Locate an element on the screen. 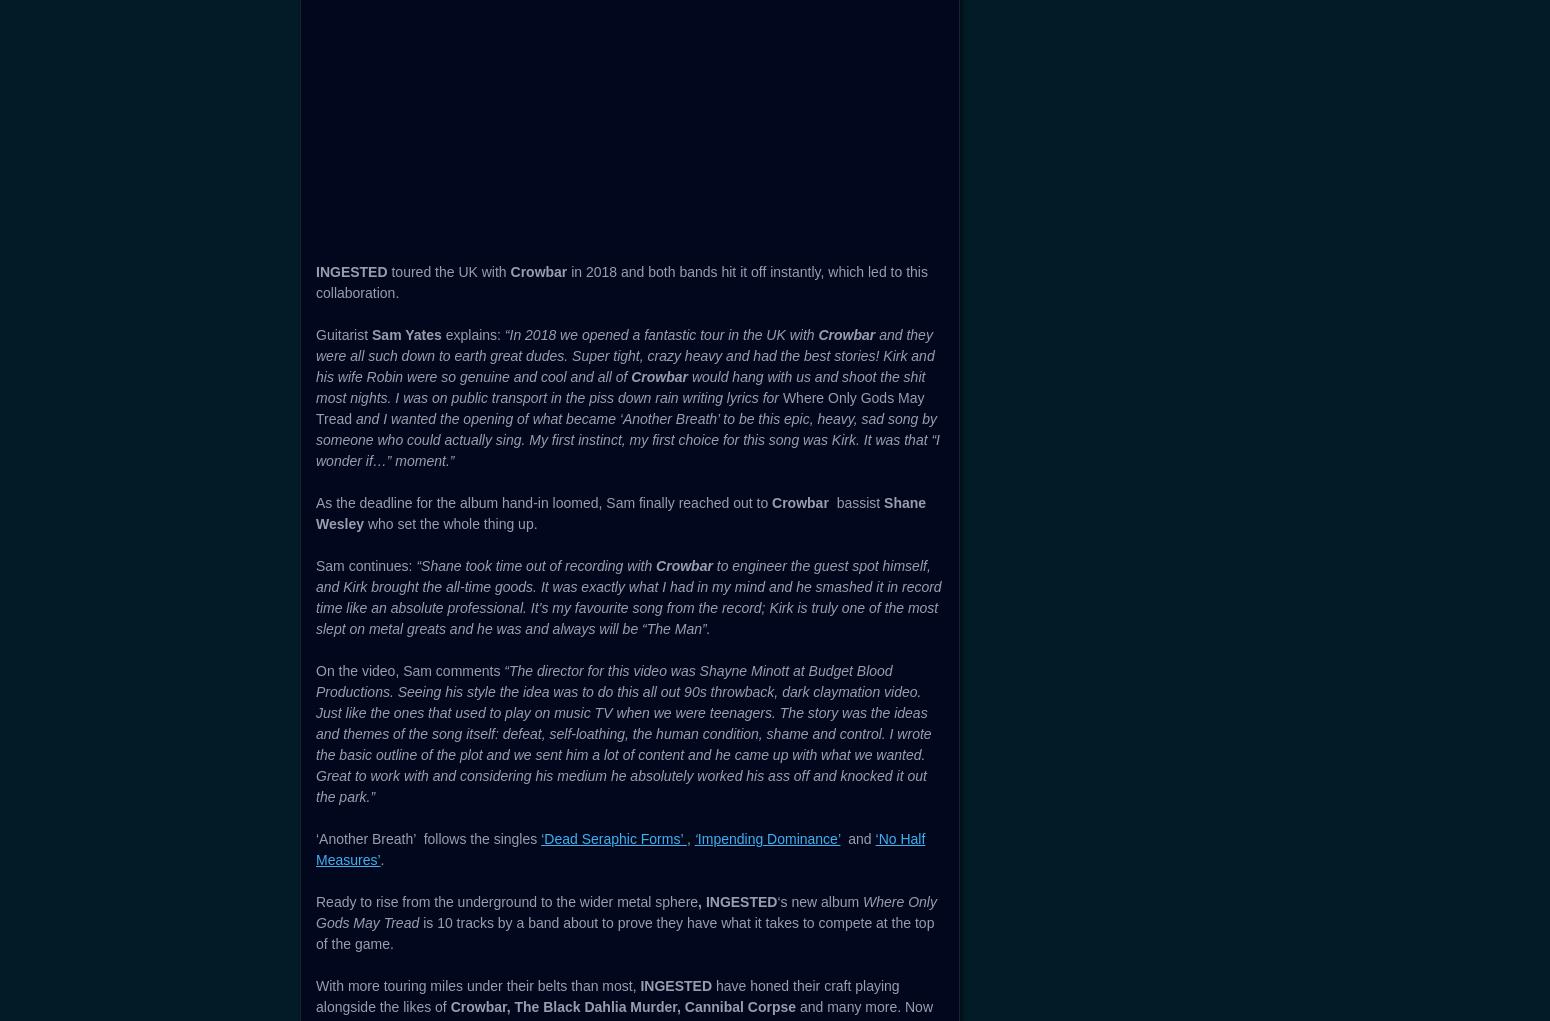 The width and height of the screenshot is (1550, 1021). ',' is located at coordinates (798, 368).